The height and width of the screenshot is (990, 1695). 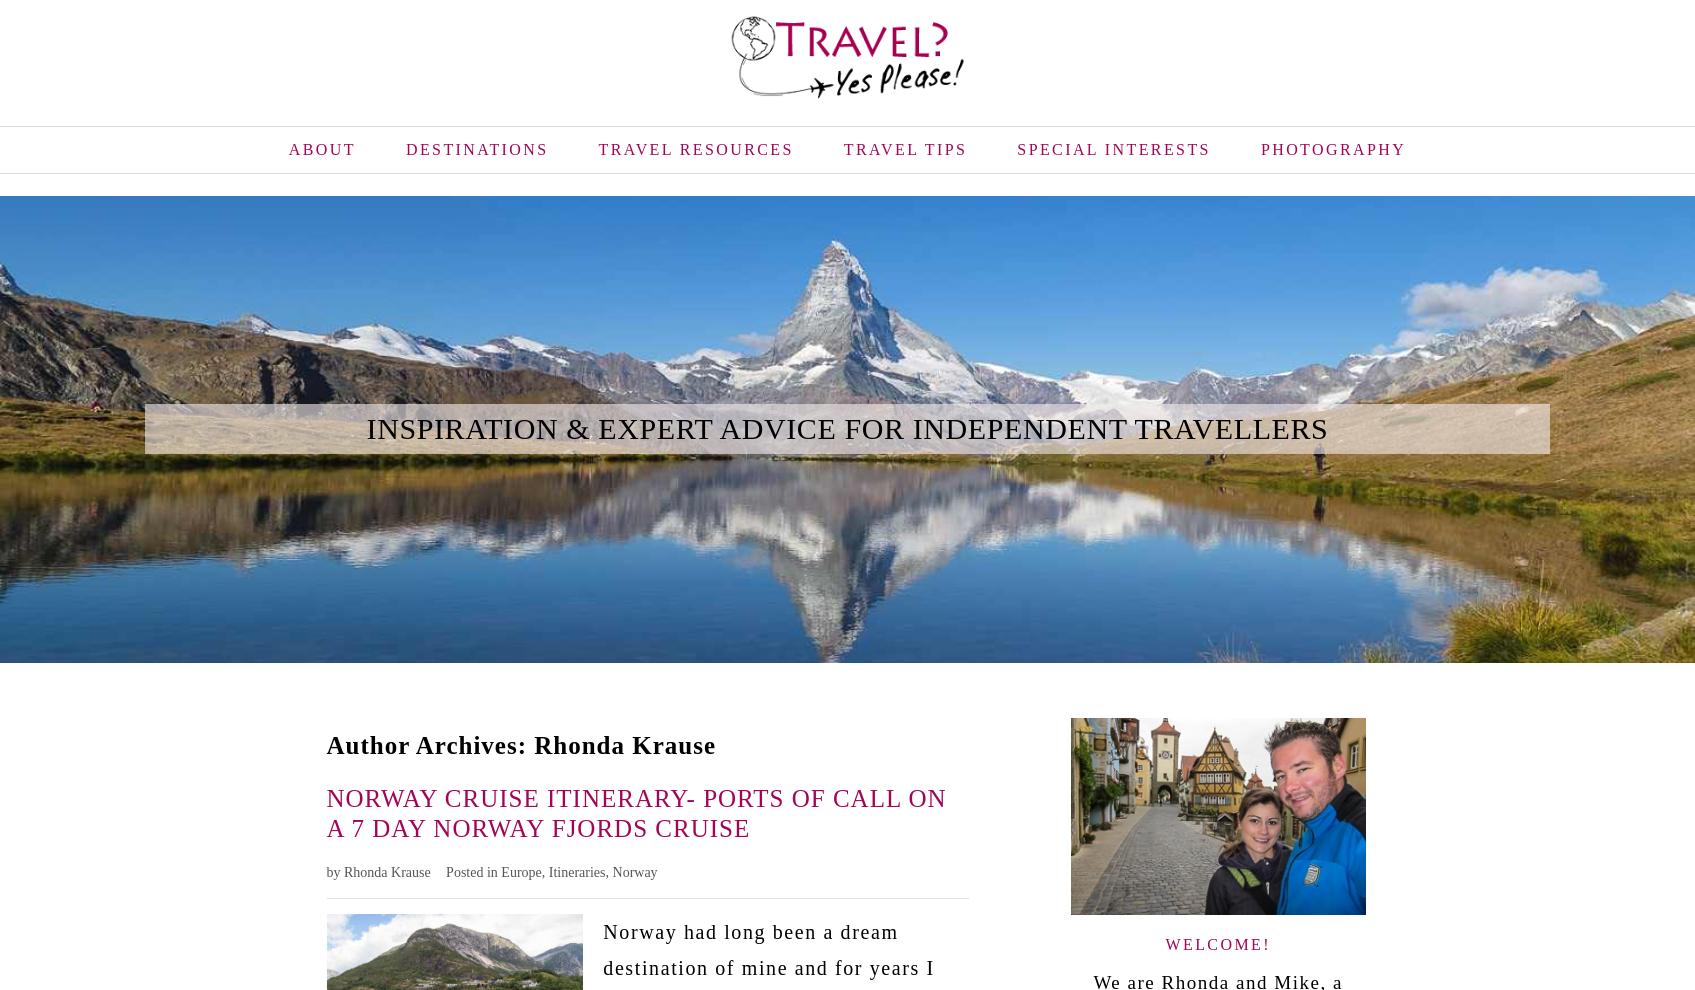 I want to click on 'Jamaica', so click(x=606, y=262).